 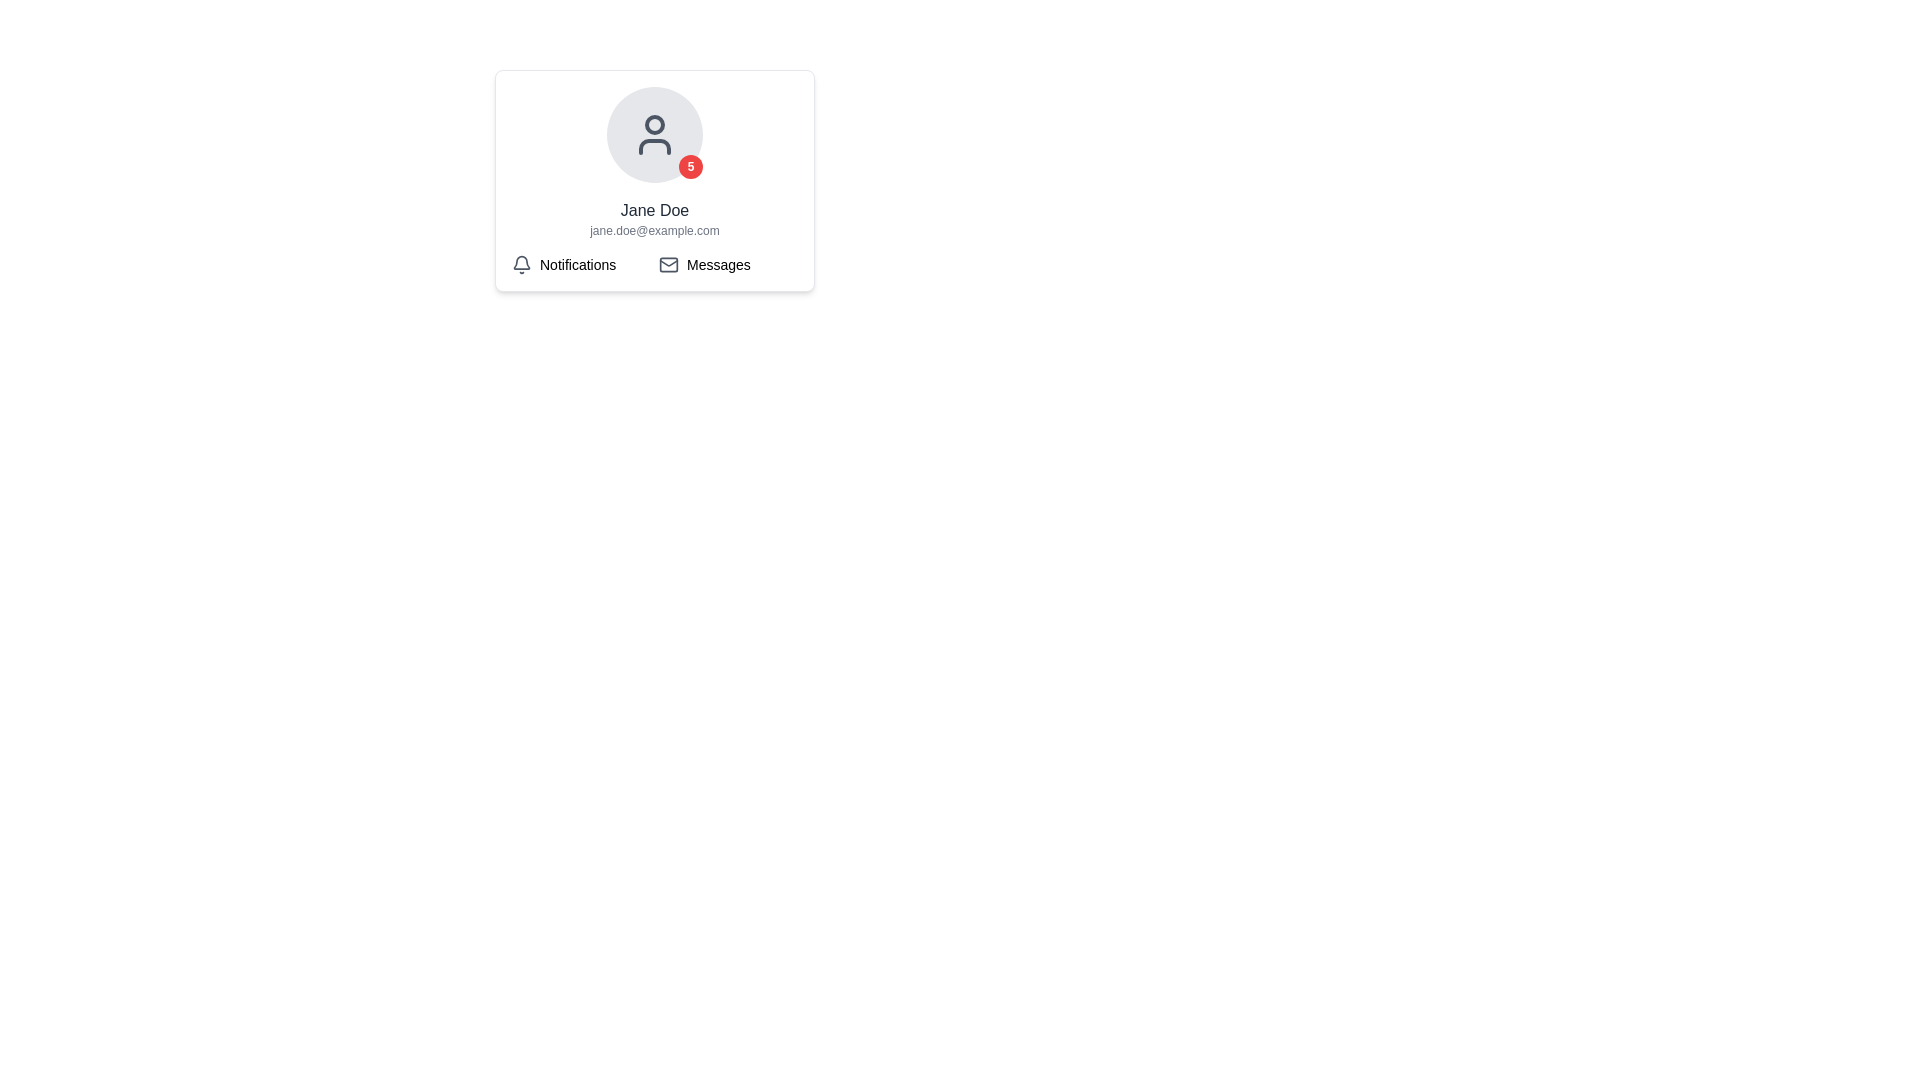 What do you see at coordinates (727, 264) in the screenshot?
I see `the 'Messages' button, which features an envelope icon and is located to the right of the 'Notifications' section in the grid layout` at bounding box center [727, 264].